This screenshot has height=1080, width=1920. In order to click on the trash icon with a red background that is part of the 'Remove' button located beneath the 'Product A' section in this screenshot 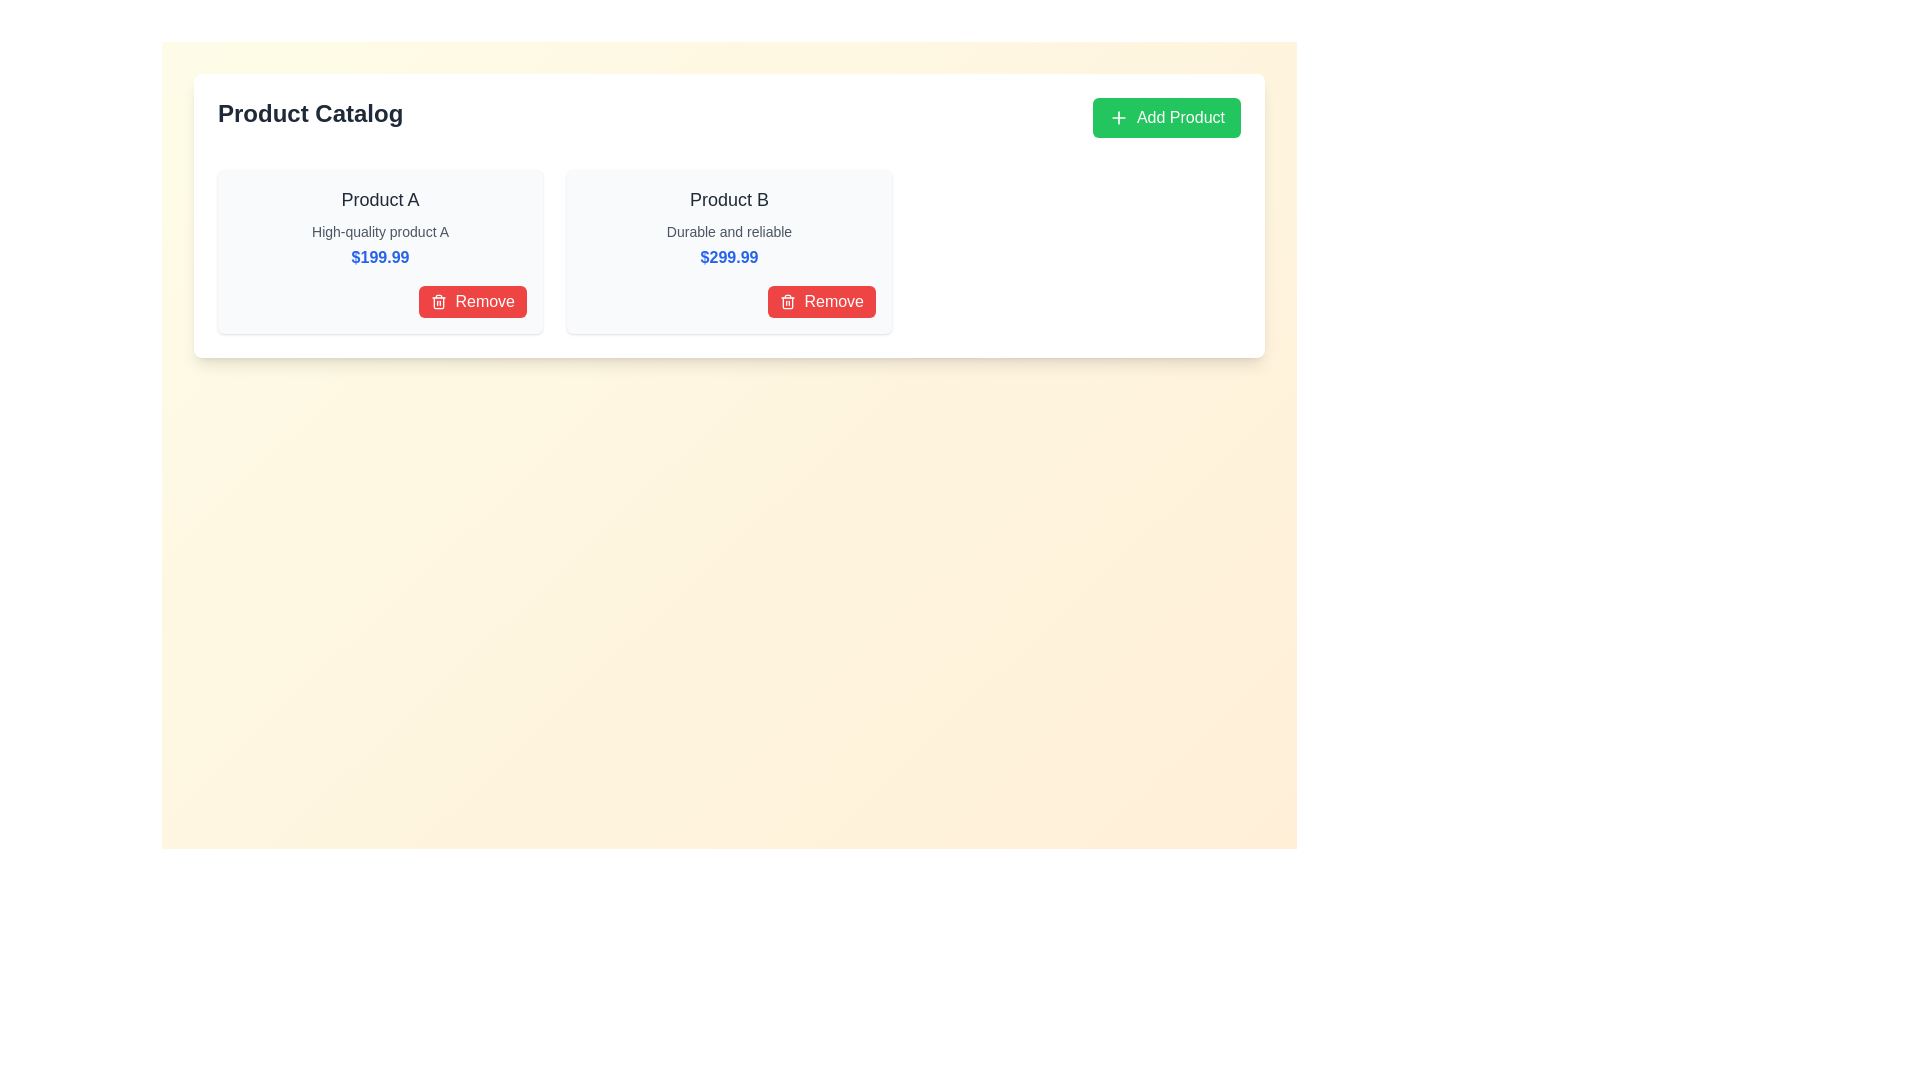, I will do `click(438, 301)`.